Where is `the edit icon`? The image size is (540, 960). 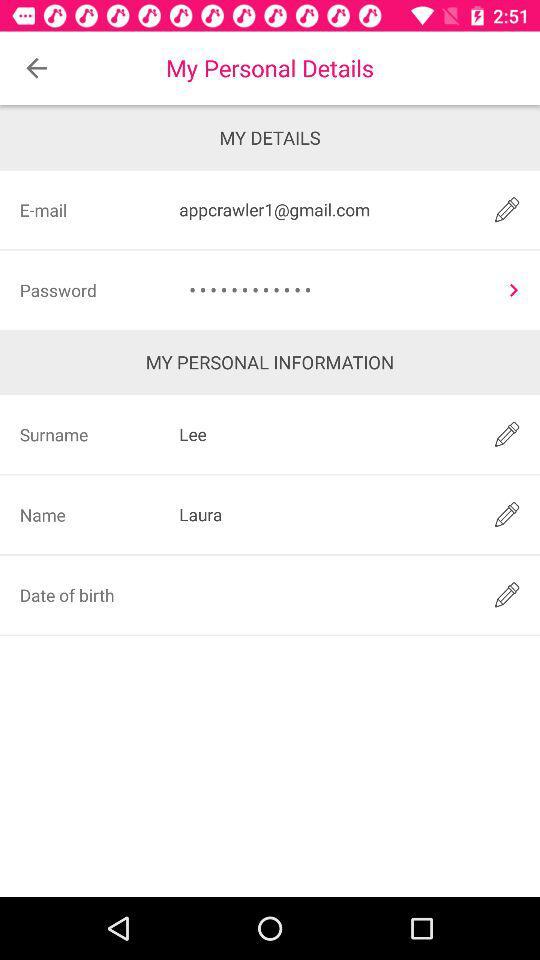 the edit icon is located at coordinates (507, 209).